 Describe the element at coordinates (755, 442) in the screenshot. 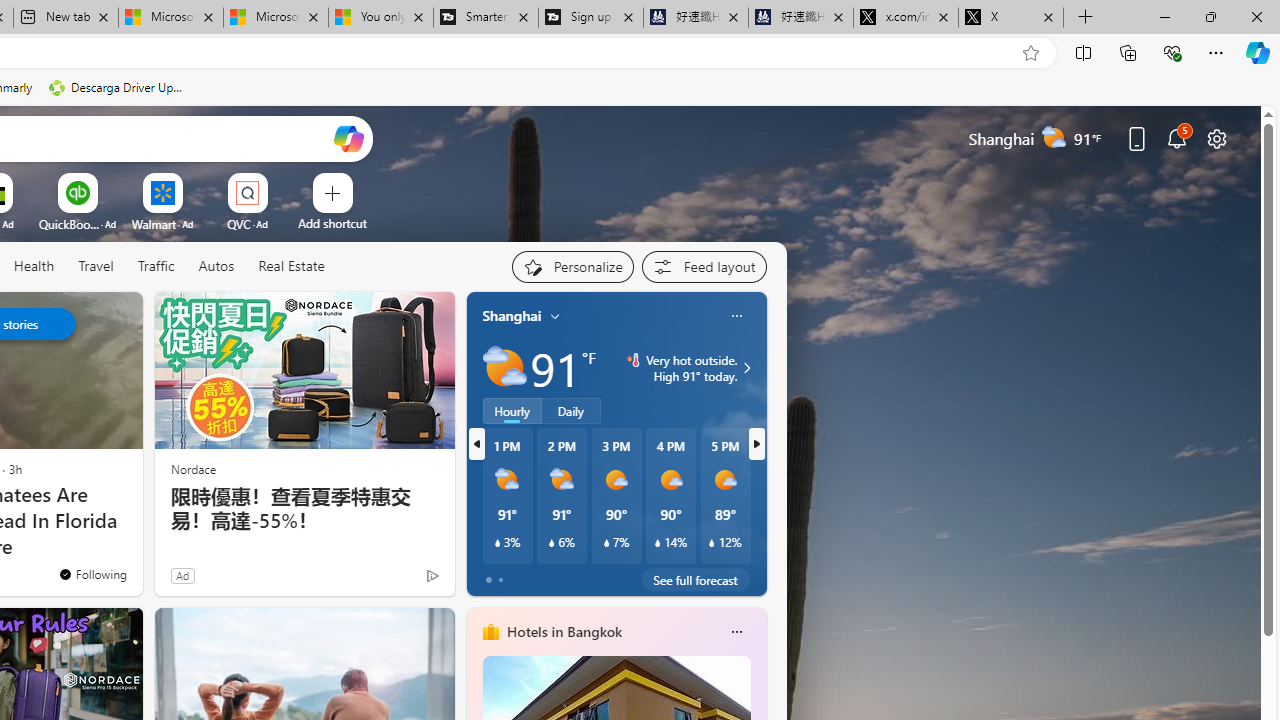

I see `'next'` at that location.